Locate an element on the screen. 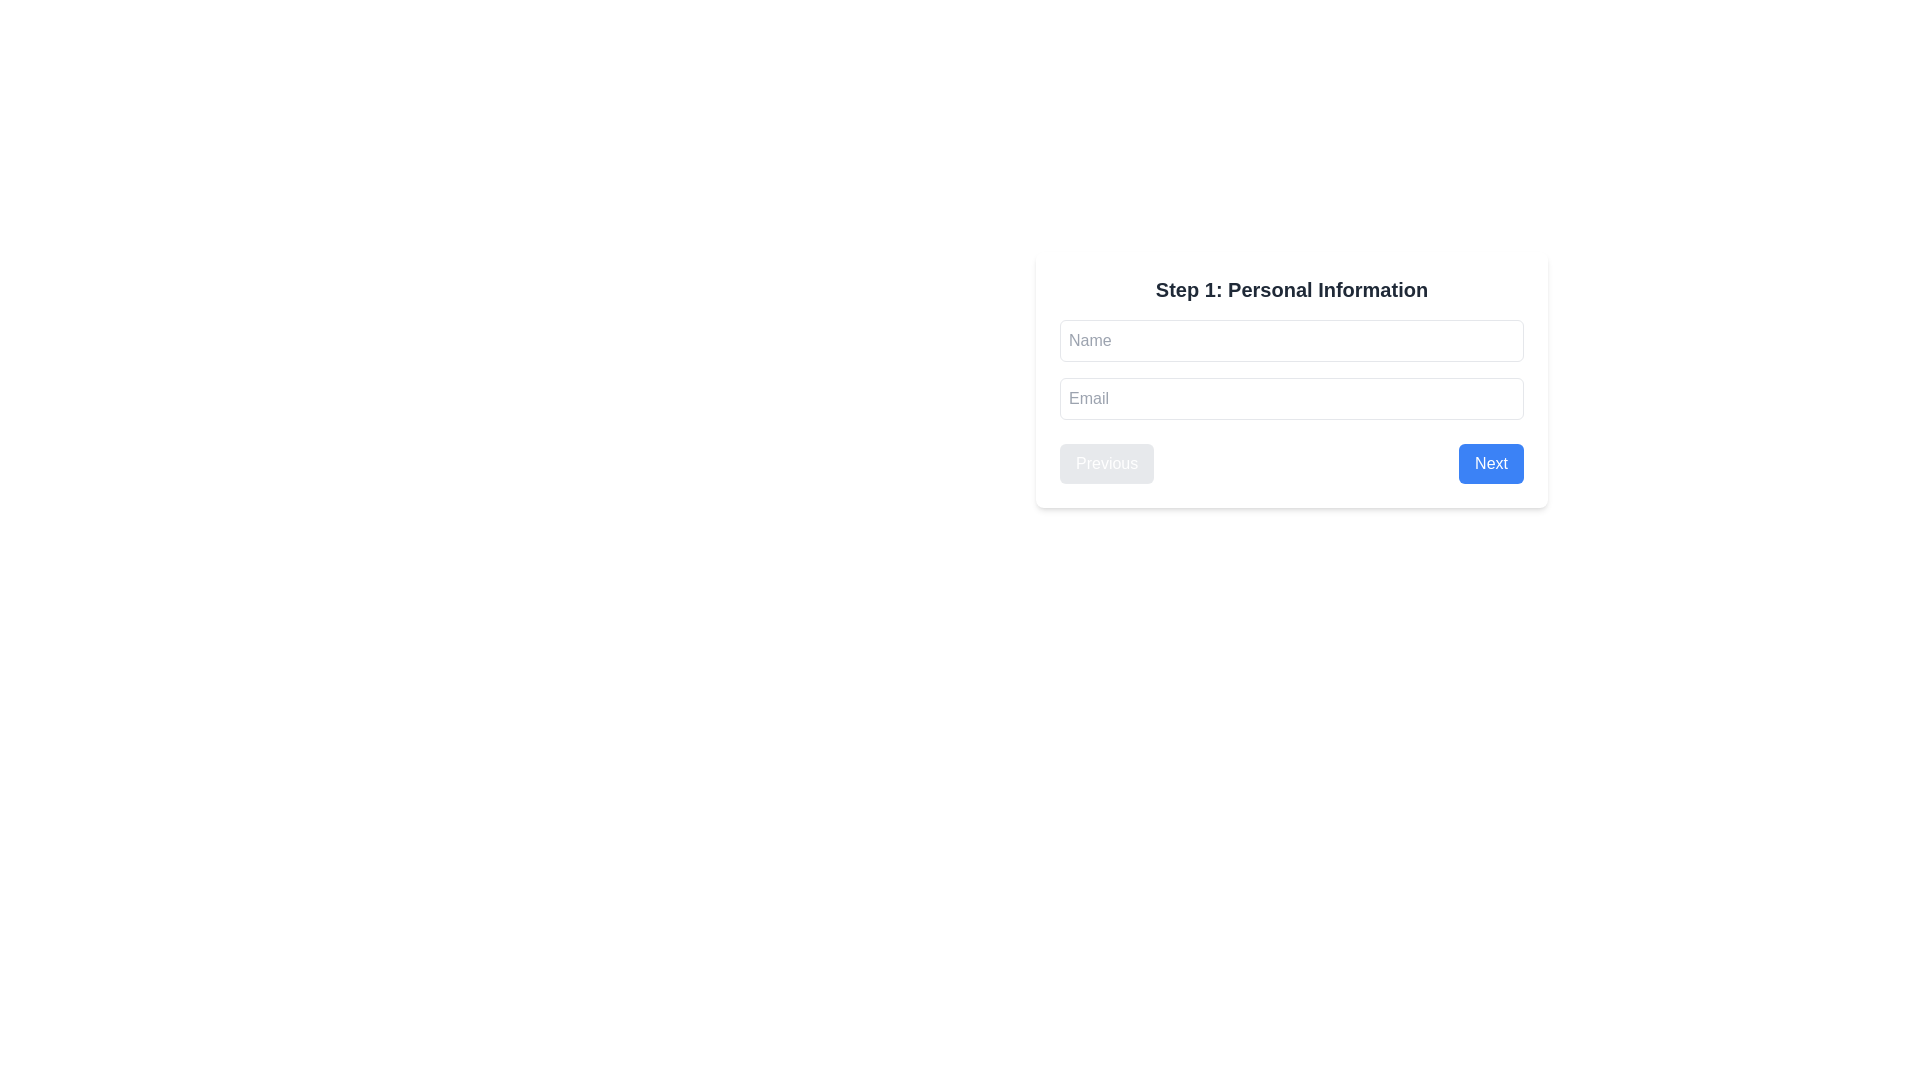 Image resolution: width=1920 pixels, height=1080 pixels. the horizontal button group containing 'Previous' and 'Next' buttons, specifically designed for navigation in the 'Step 1: Personal Information' form is located at coordinates (1291, 463).